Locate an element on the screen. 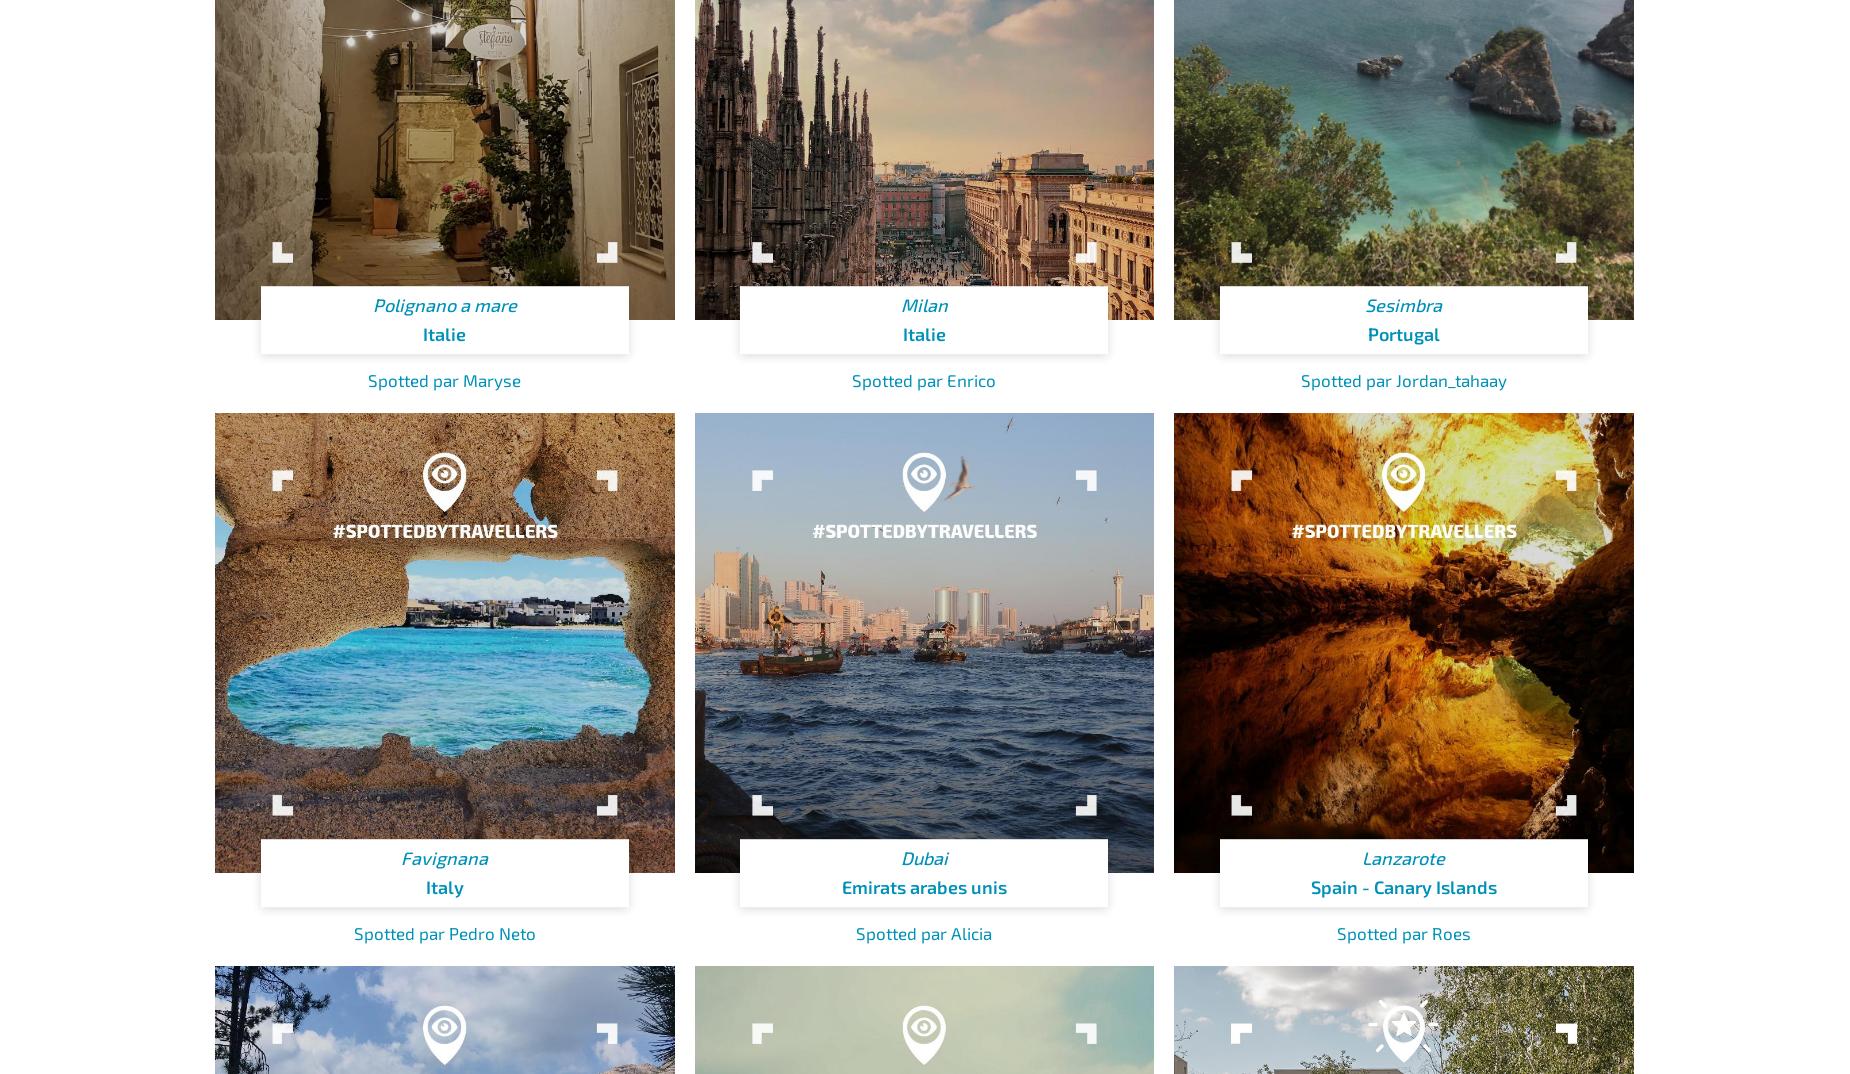 Image resolution: width=1850 pixels, height=1074 pixels. 'Portugal' is located at coordinates (1403, 333).